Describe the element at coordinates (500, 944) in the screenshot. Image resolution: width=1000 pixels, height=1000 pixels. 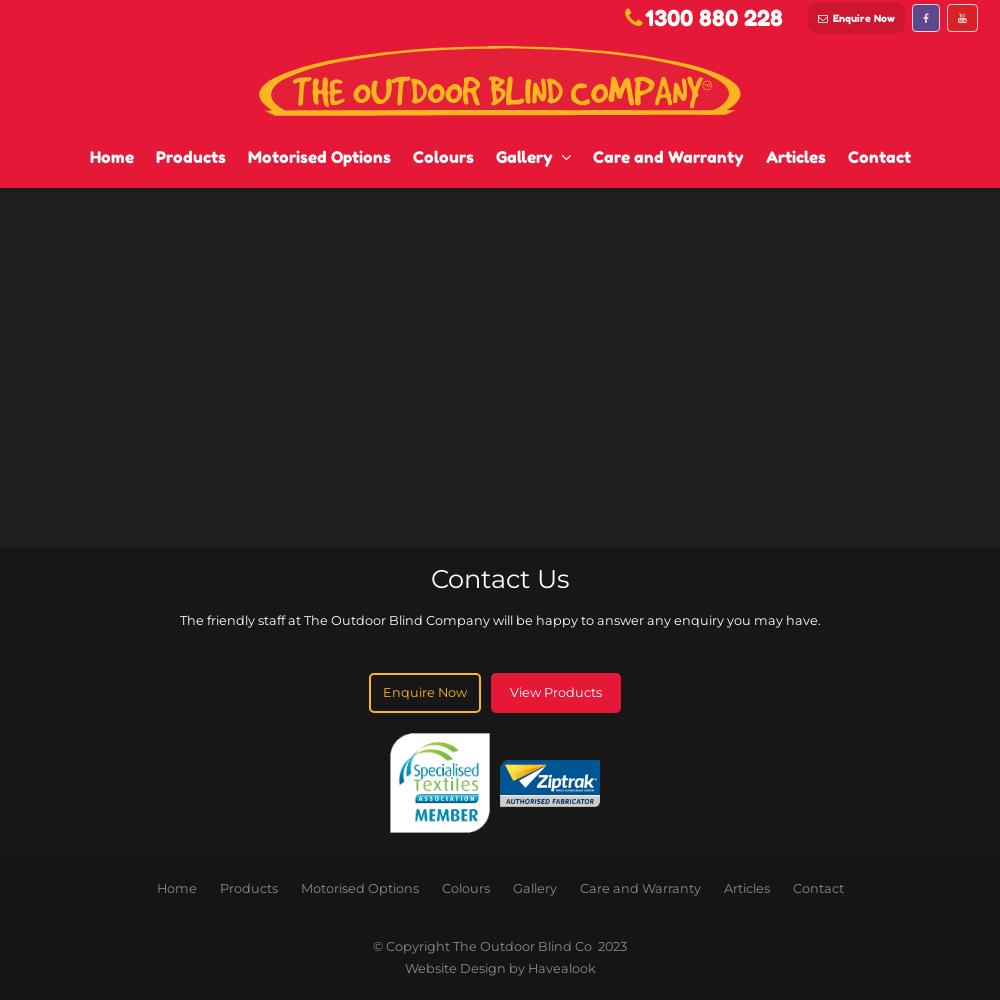
I see `'© Copyright The Outdoor Blind Co  2023'` at that location.